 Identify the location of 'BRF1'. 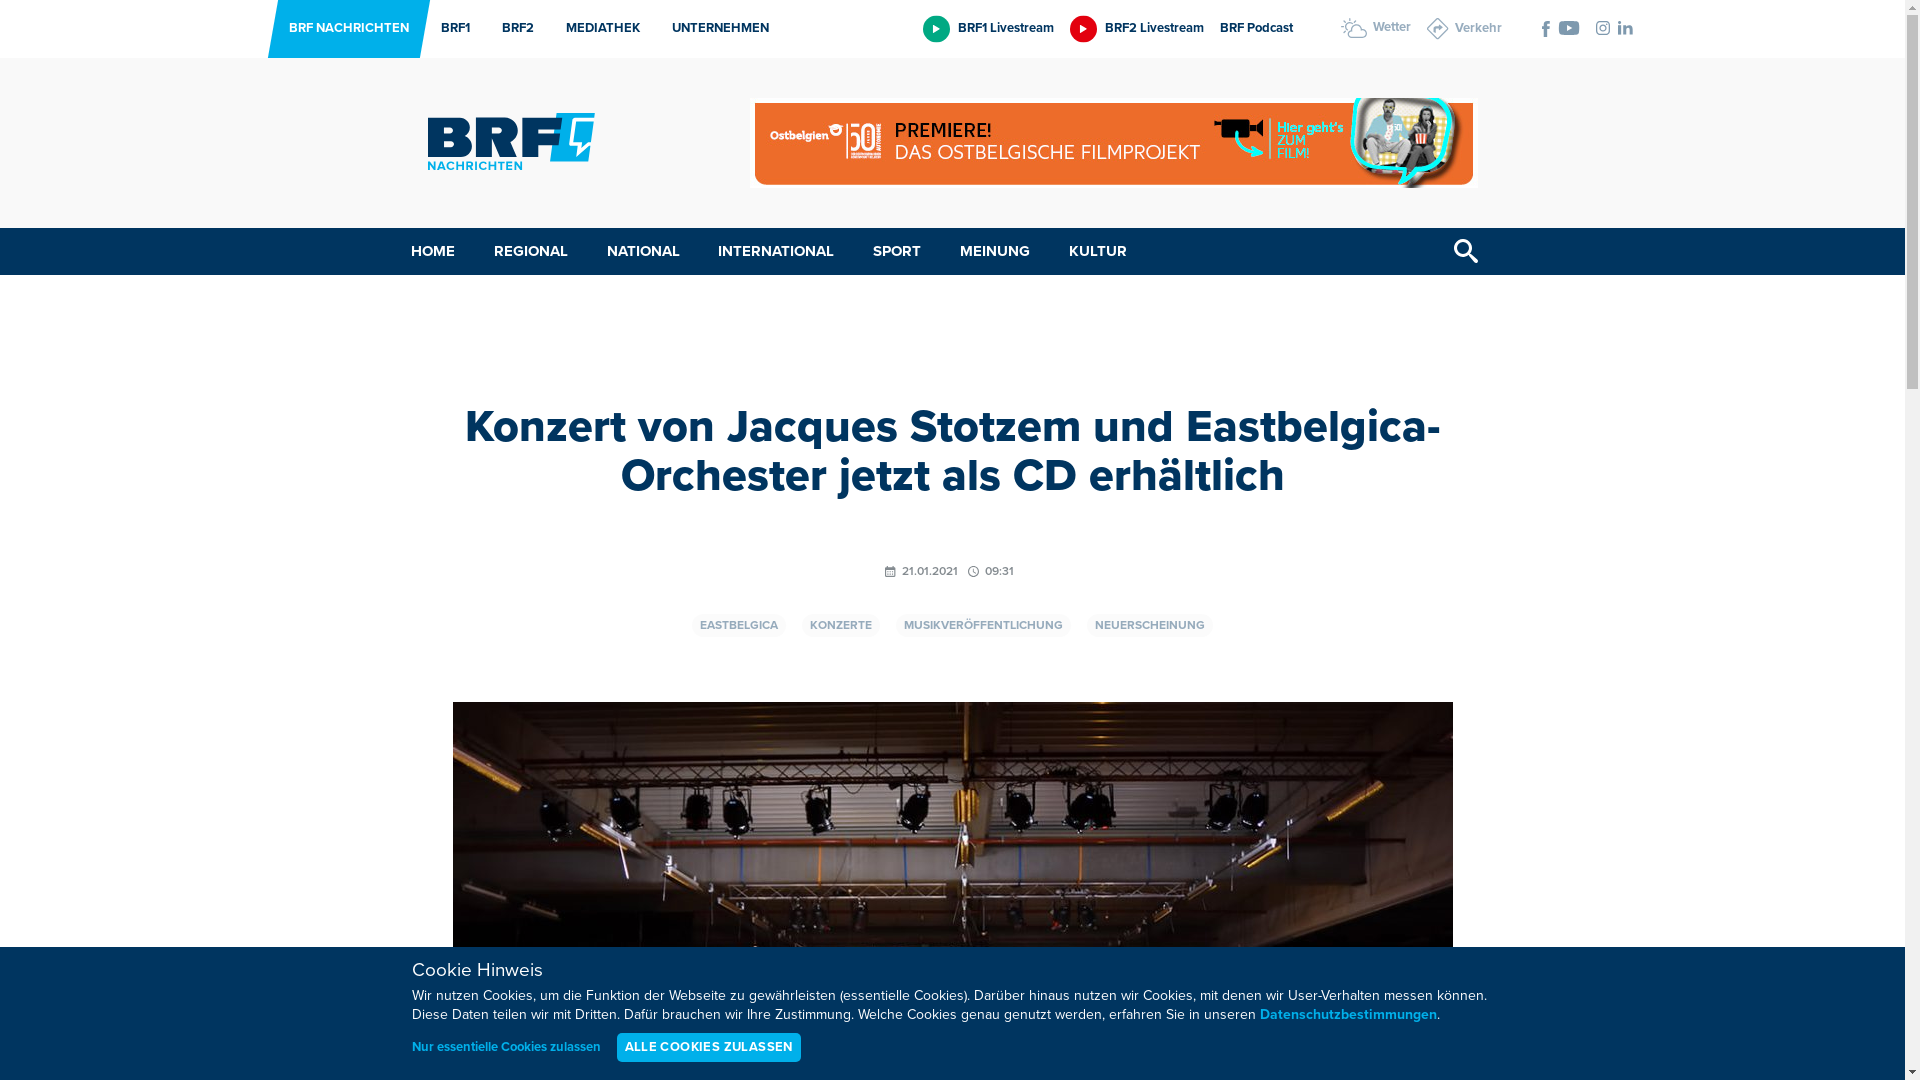
(448, 29).